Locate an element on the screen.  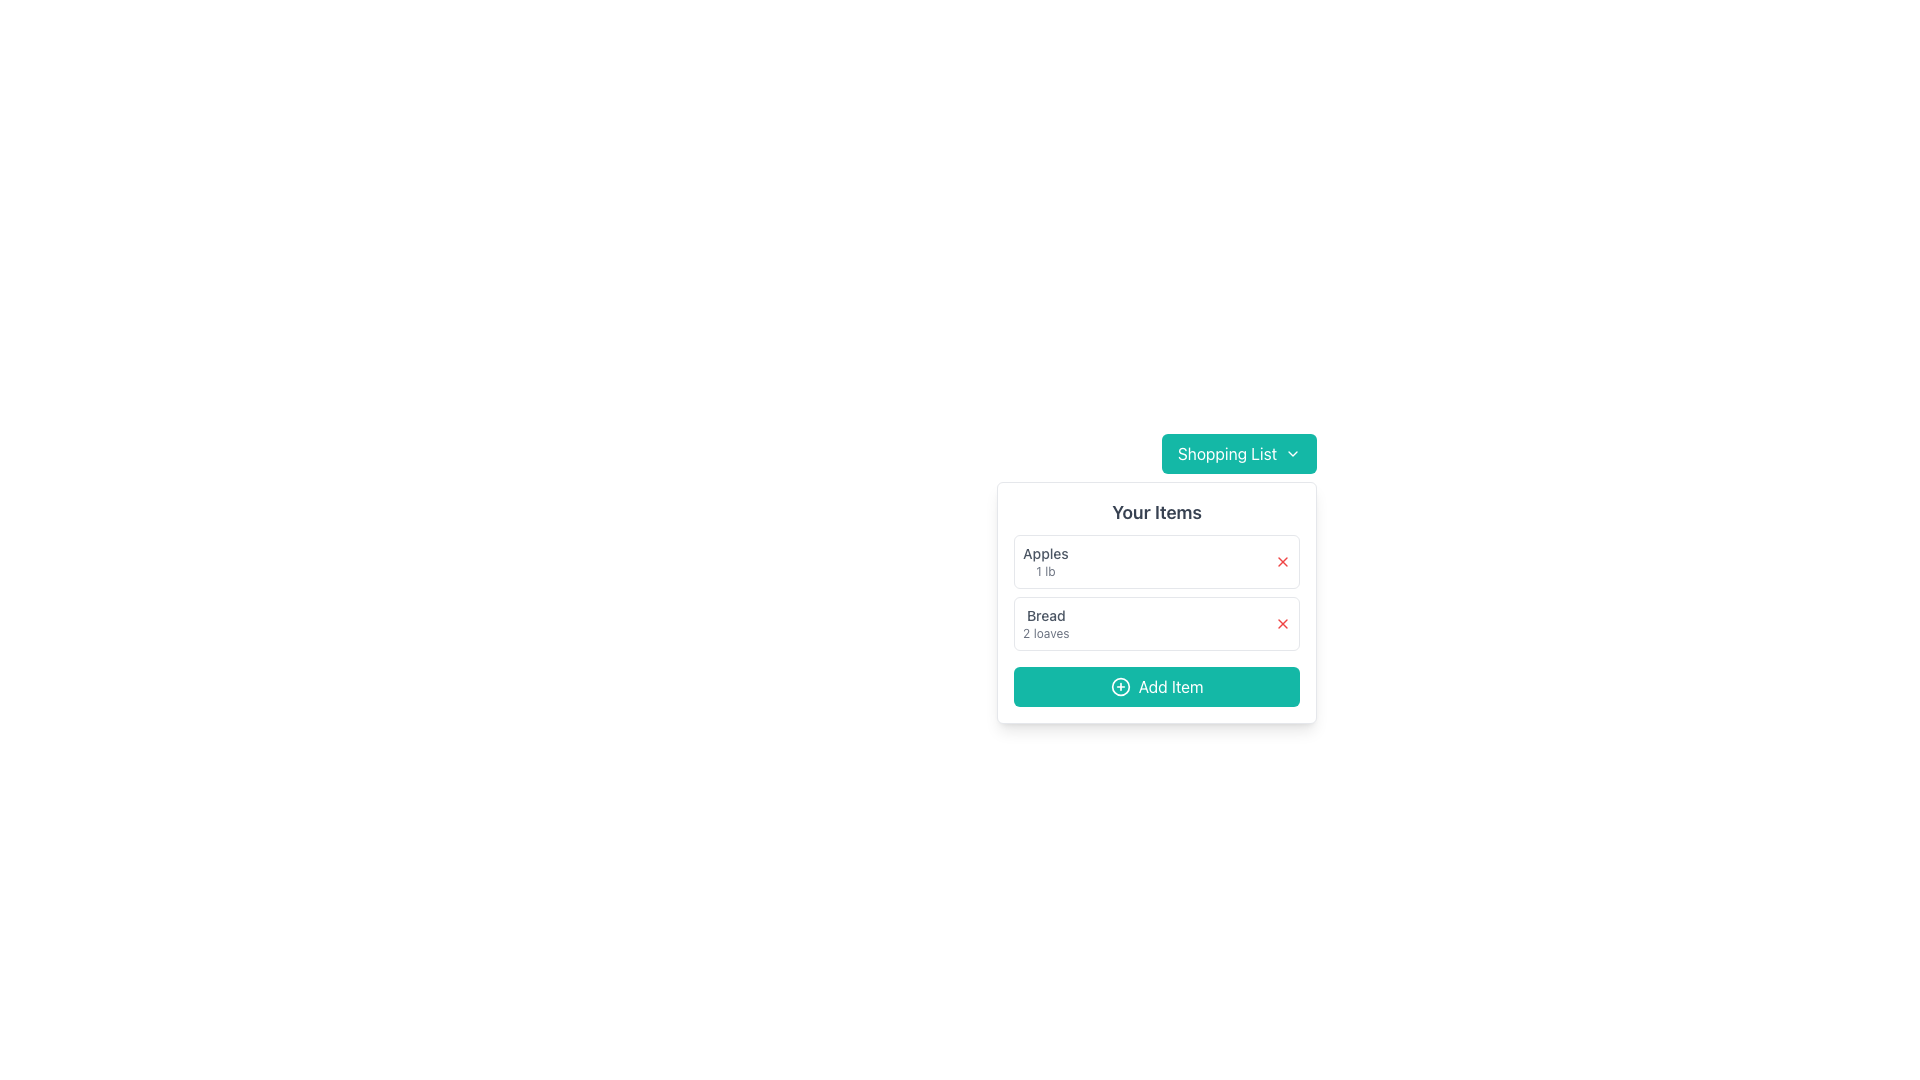
the first shopping list item displaying the product name and quantity is located at coordinates (1157, 562).